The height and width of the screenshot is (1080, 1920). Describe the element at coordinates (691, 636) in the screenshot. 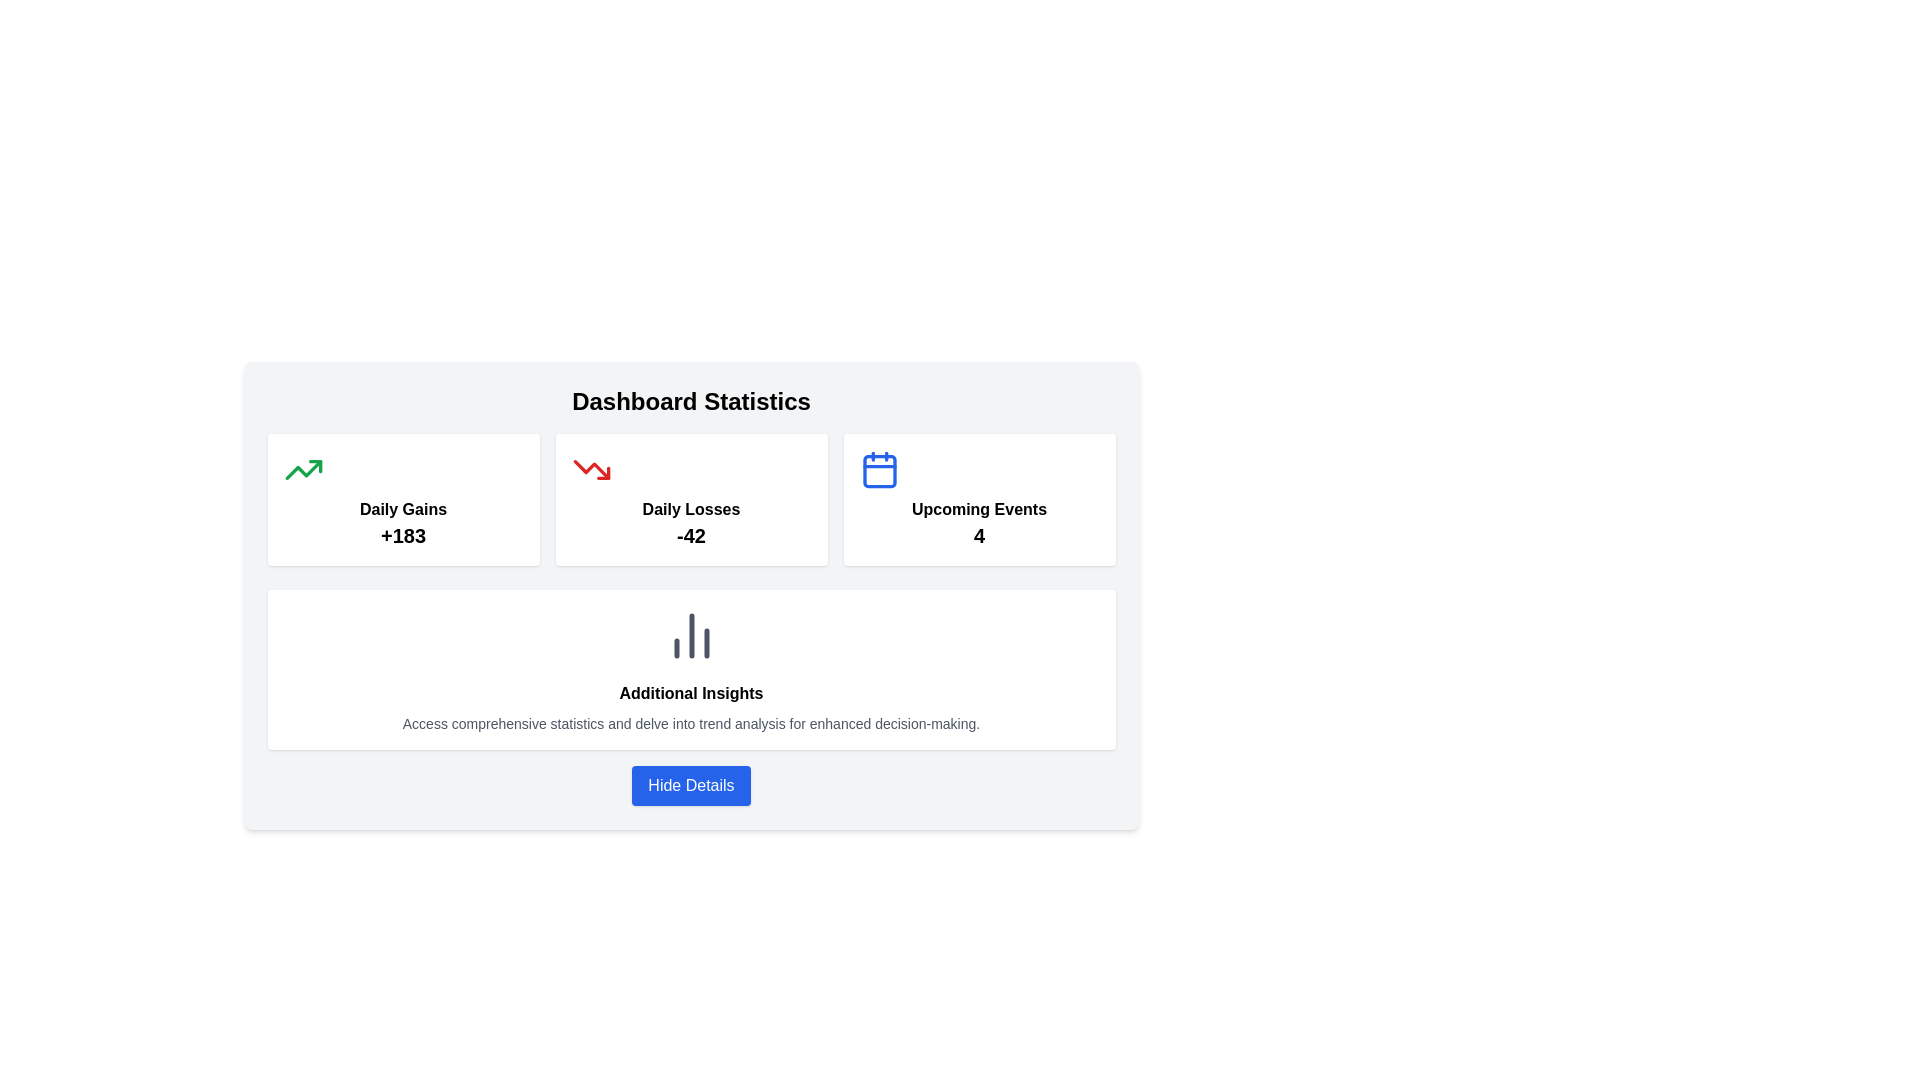

I see `the icon that visually represents data or statistics in the 'Additional Insights' section, positioned at the top center above the text 'Additional Insights'` at that location.